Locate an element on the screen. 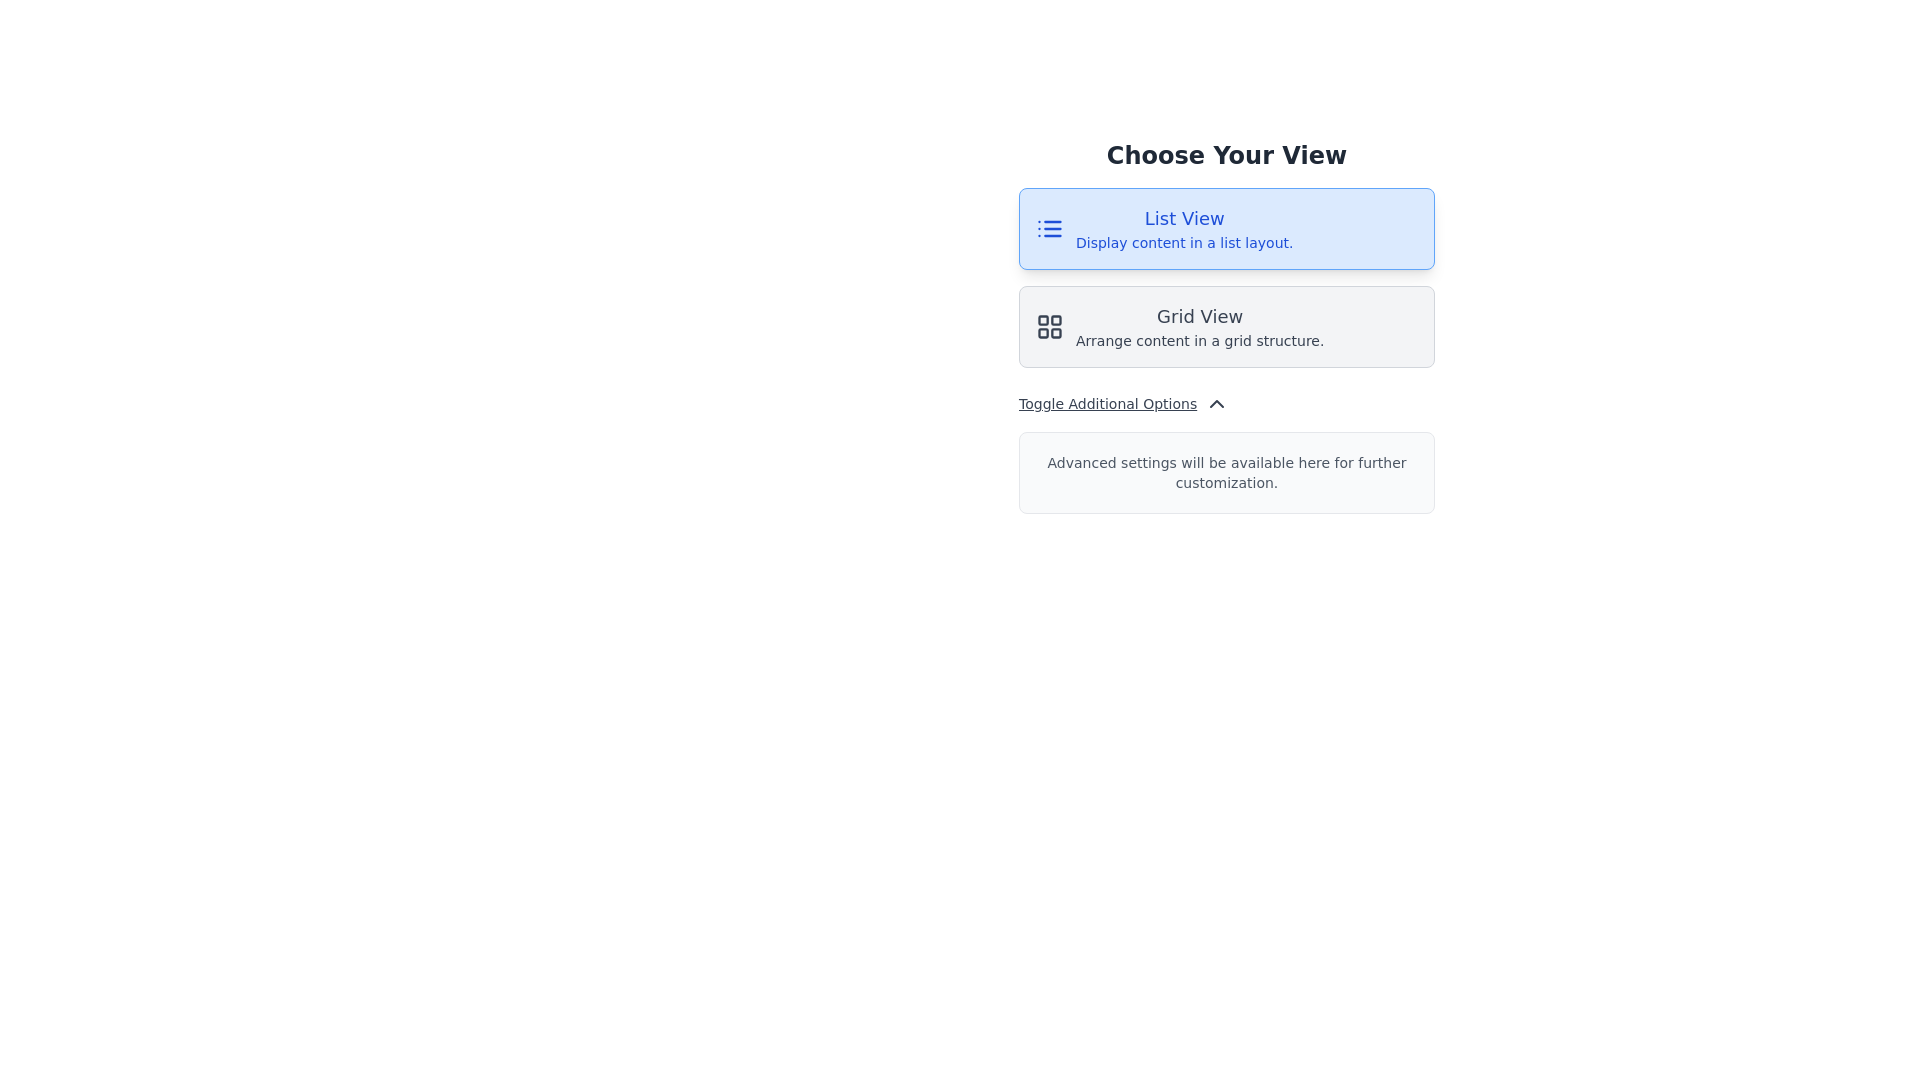  the toggle icon located to the right of the 'Toggle Additional Options' text is located at coordinates (1216, 404).